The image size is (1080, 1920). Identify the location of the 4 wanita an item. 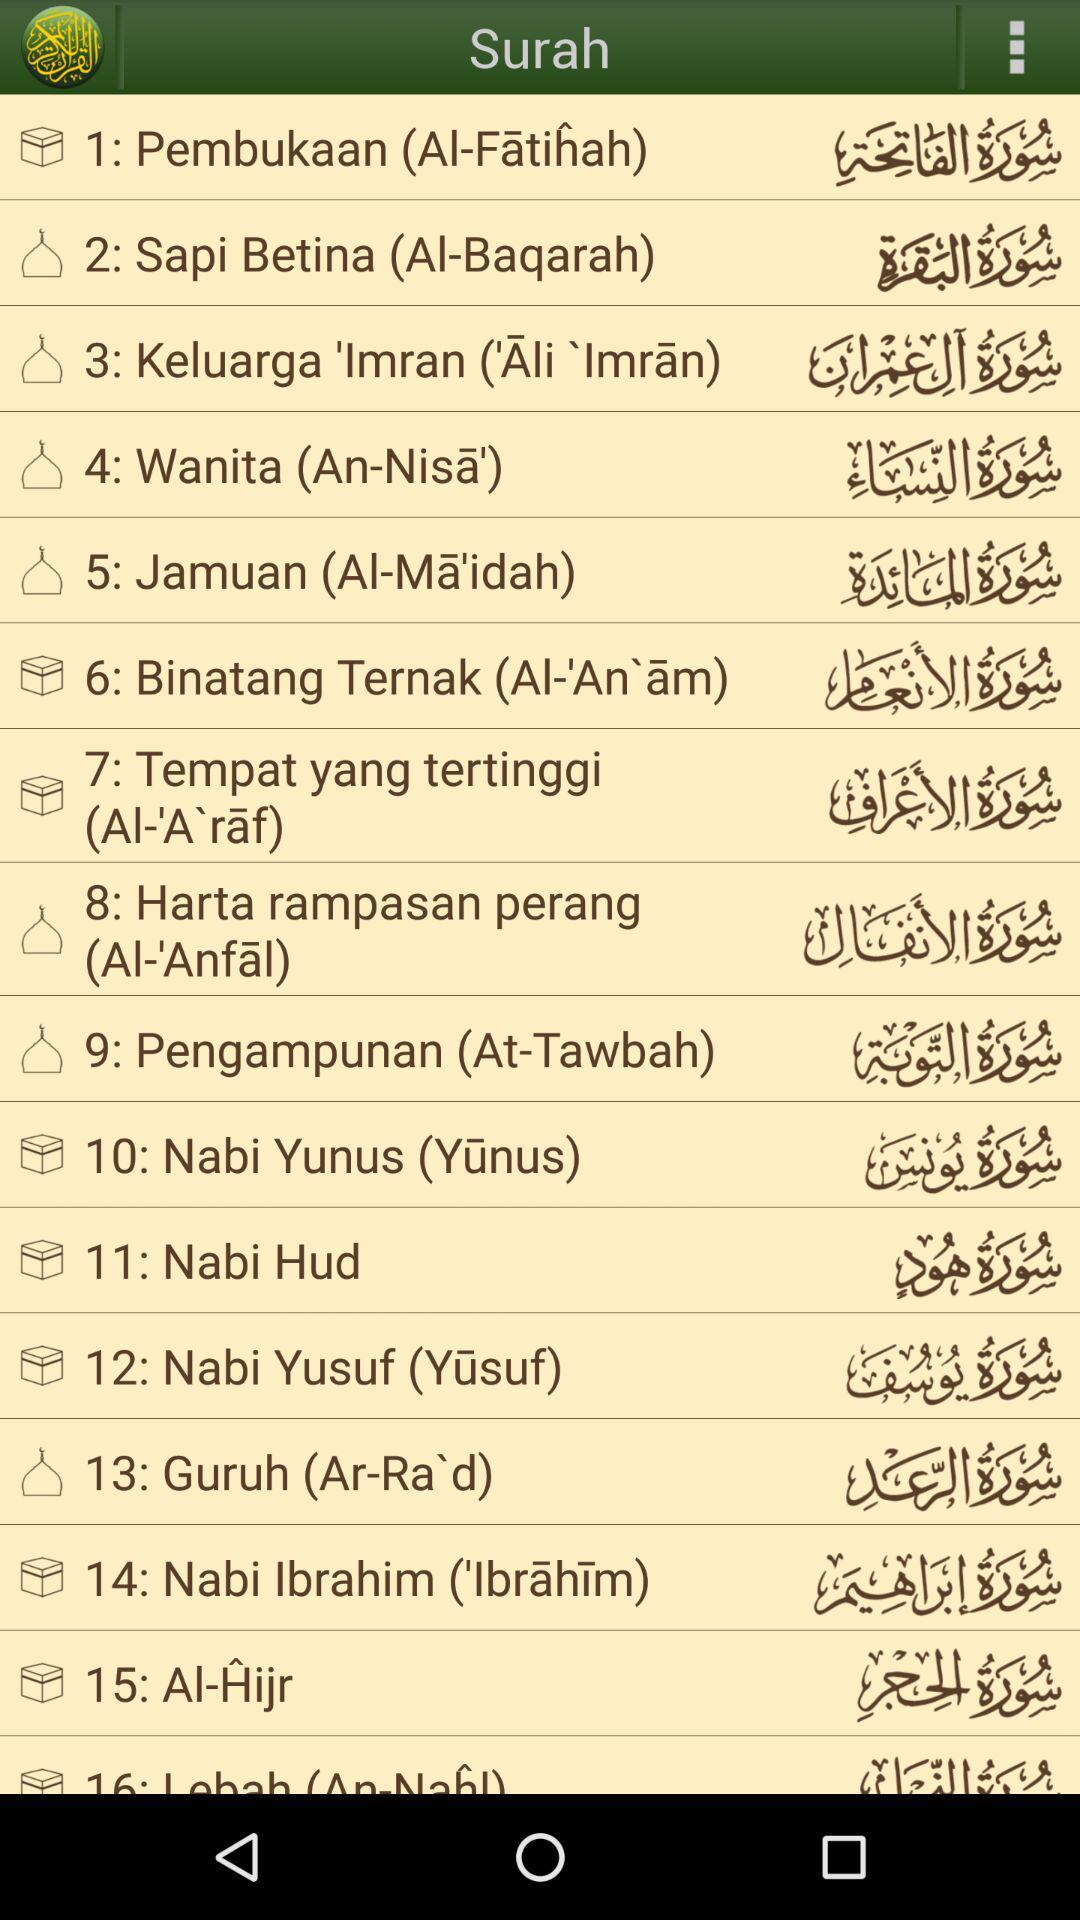
(424, 462).